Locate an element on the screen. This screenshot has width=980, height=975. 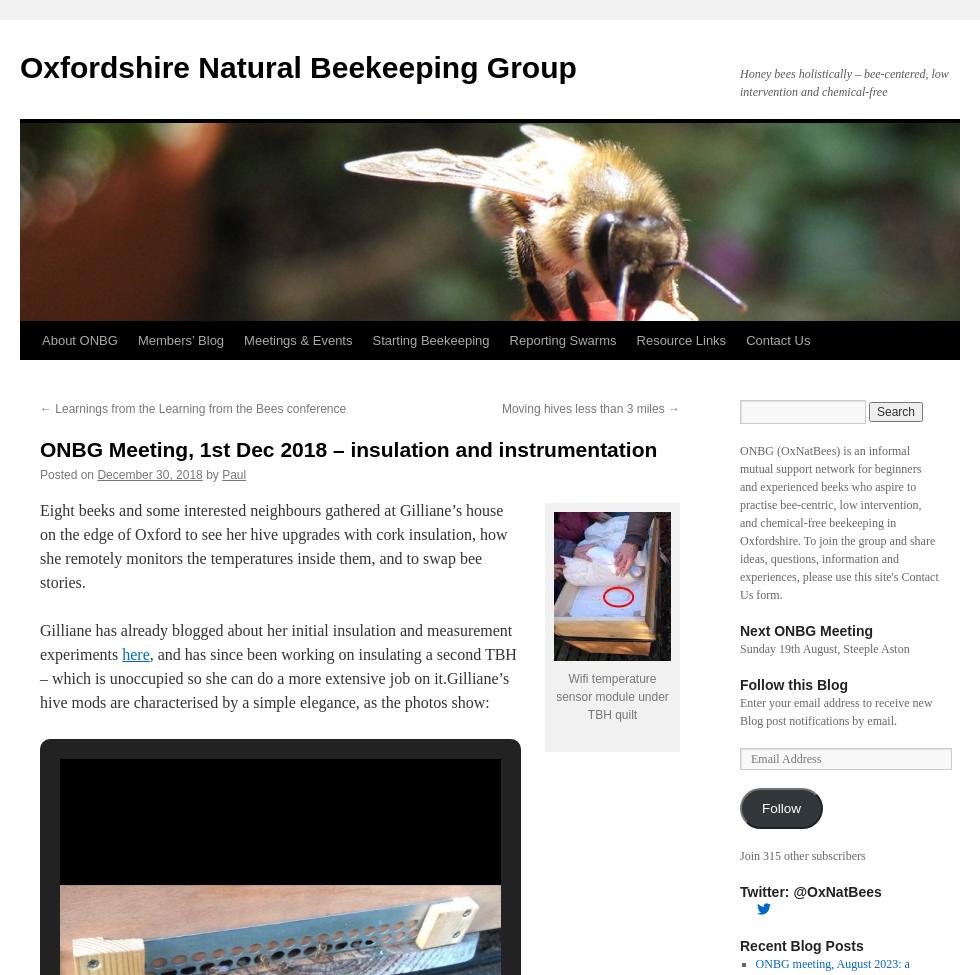
'Moving hives less than 3 miles' is located at coordinates (584, 409).